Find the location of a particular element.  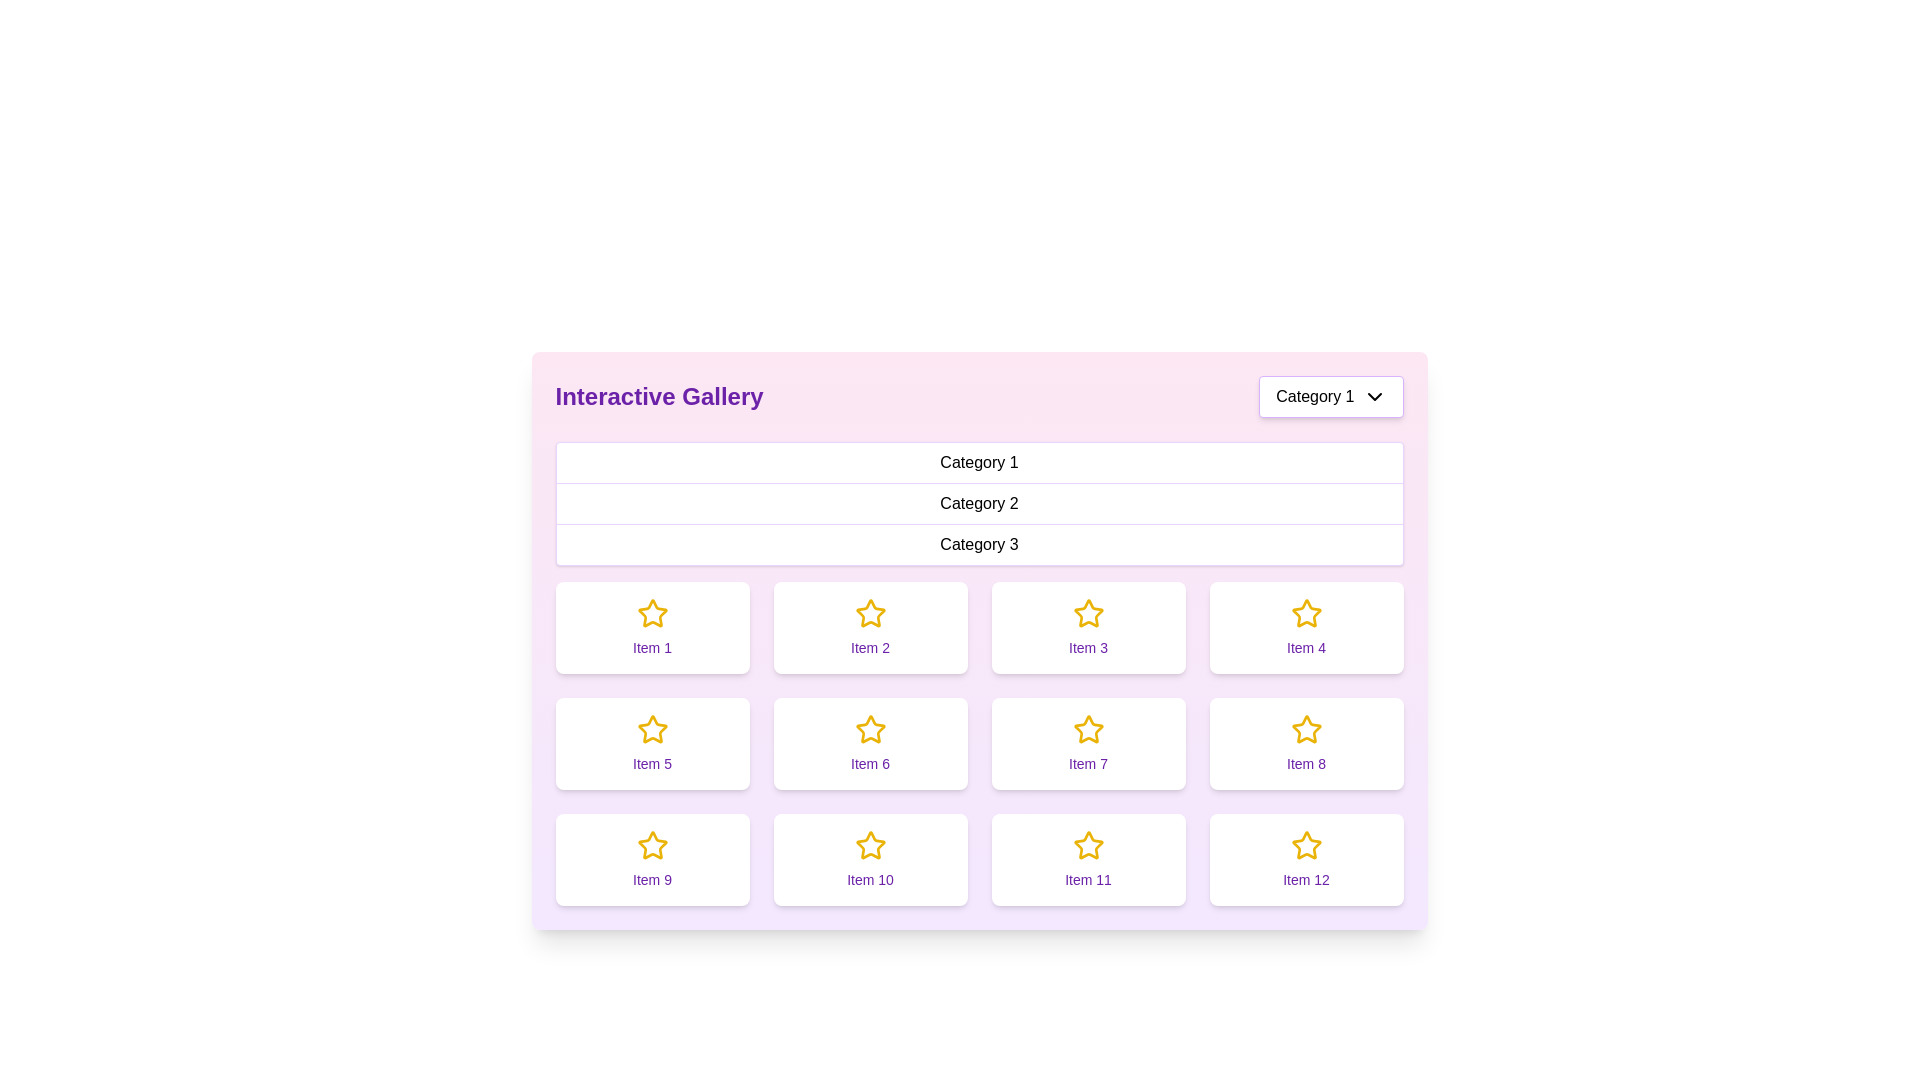

the Star icon visually associated with 'Item 4' in the Interactive Gallery section of the interface is located at coordinates (1306, 612).